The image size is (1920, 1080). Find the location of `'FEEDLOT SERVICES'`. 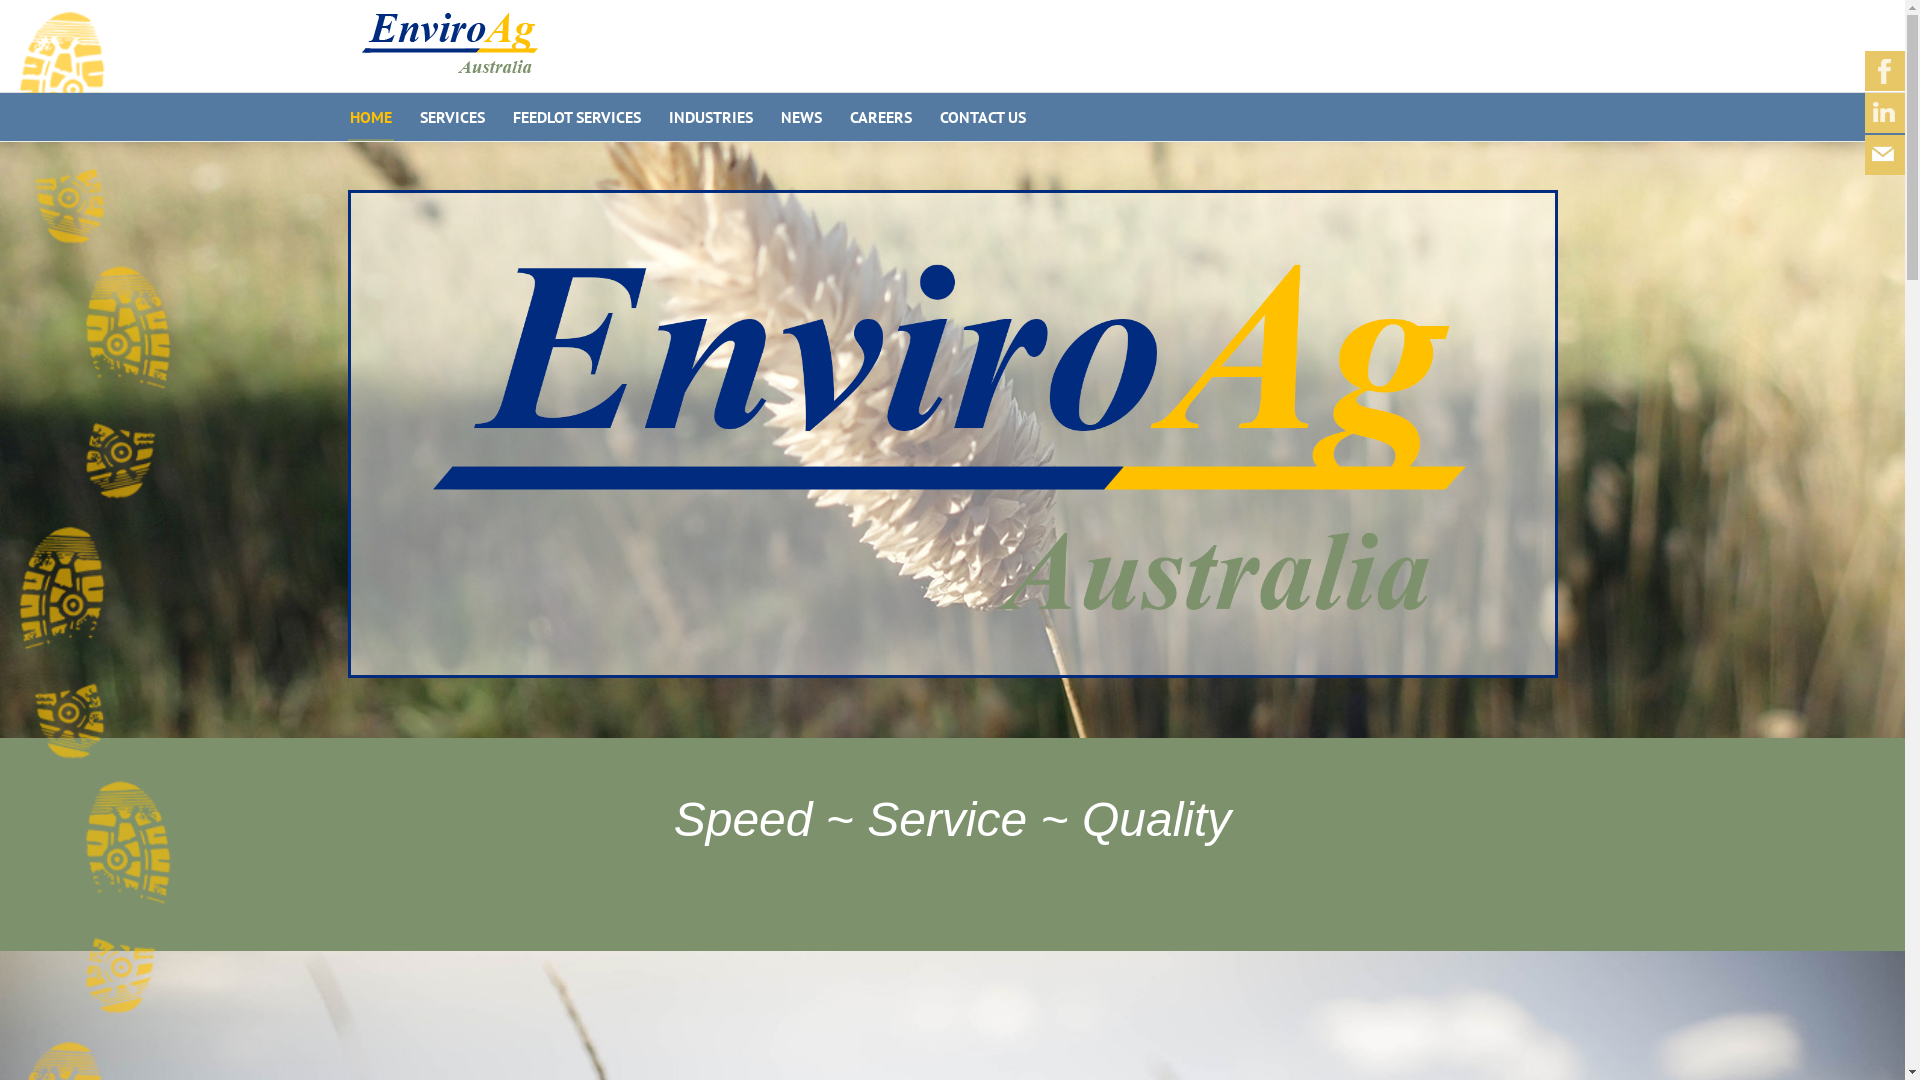

'FEEDLOT SERVICES' is located at coordinates (575, 116).